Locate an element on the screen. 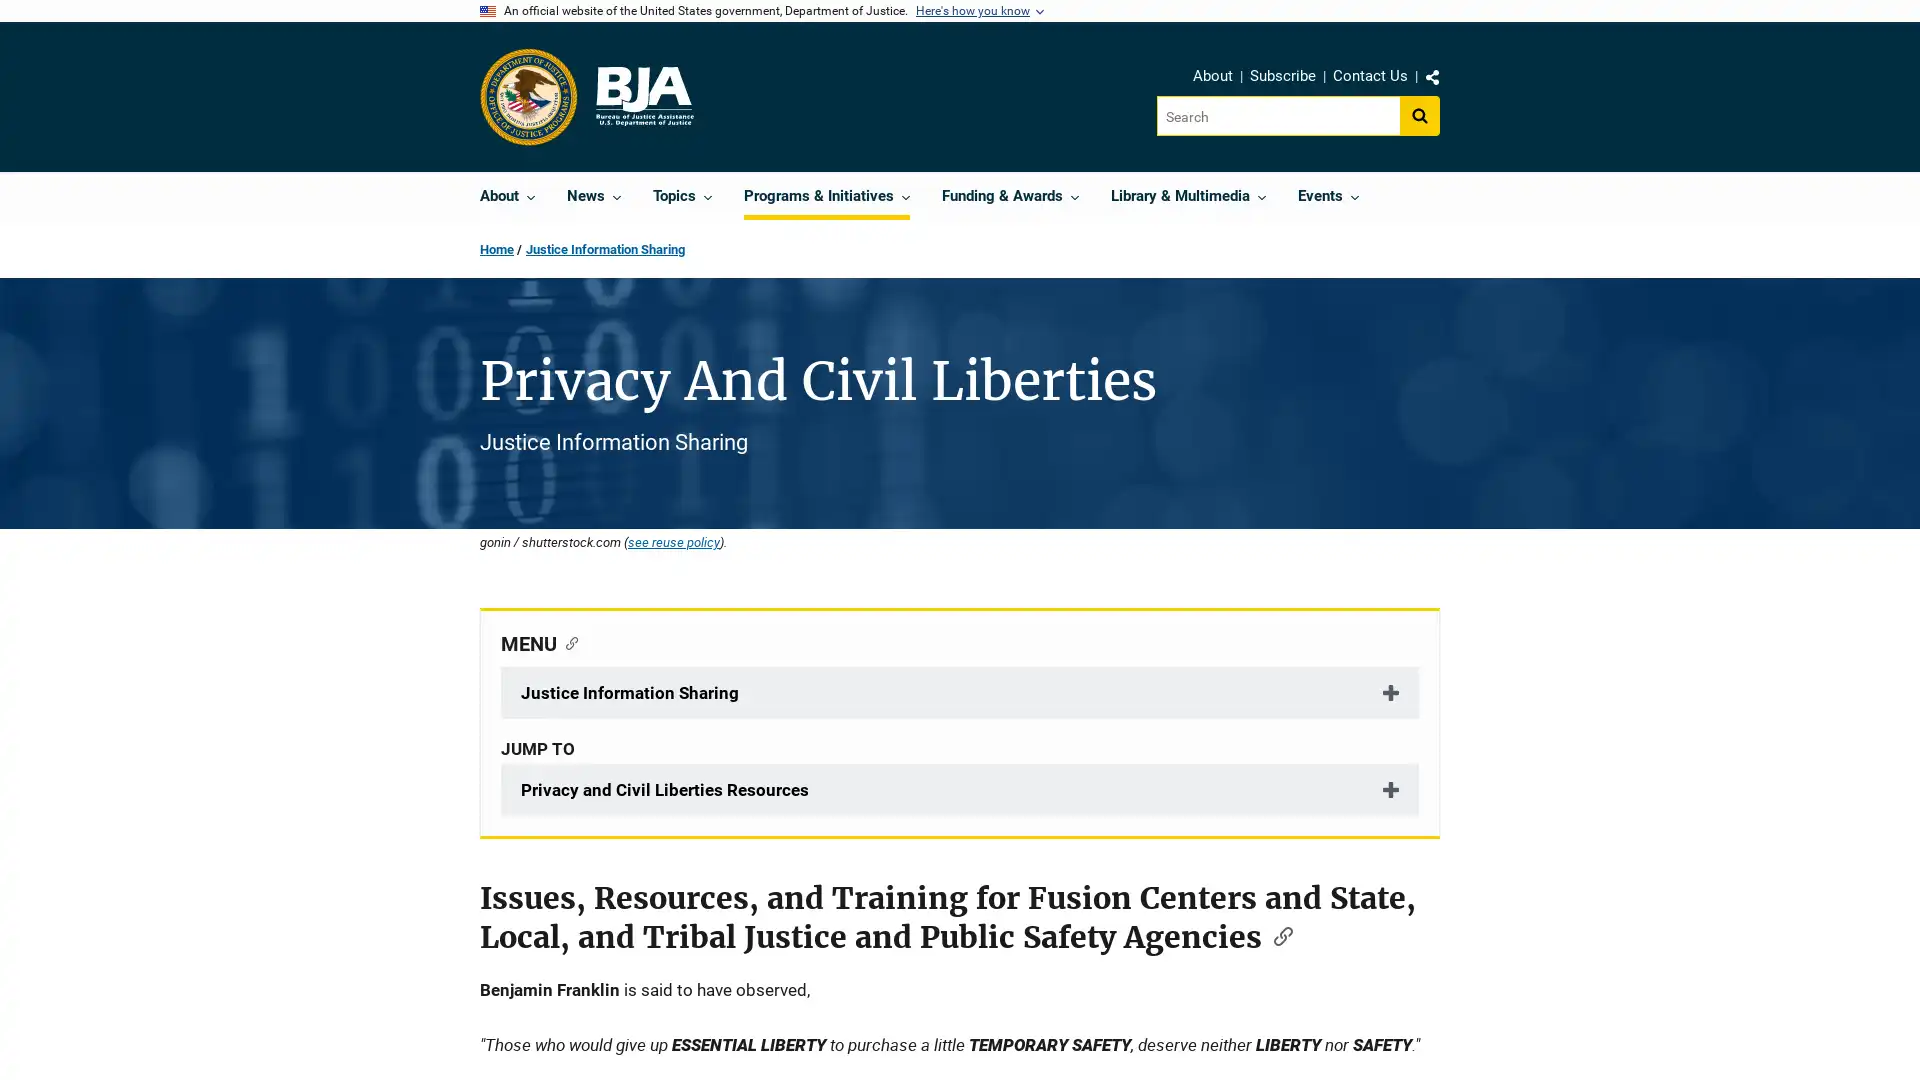  Here's how you know is located at coordinates (973, 11).